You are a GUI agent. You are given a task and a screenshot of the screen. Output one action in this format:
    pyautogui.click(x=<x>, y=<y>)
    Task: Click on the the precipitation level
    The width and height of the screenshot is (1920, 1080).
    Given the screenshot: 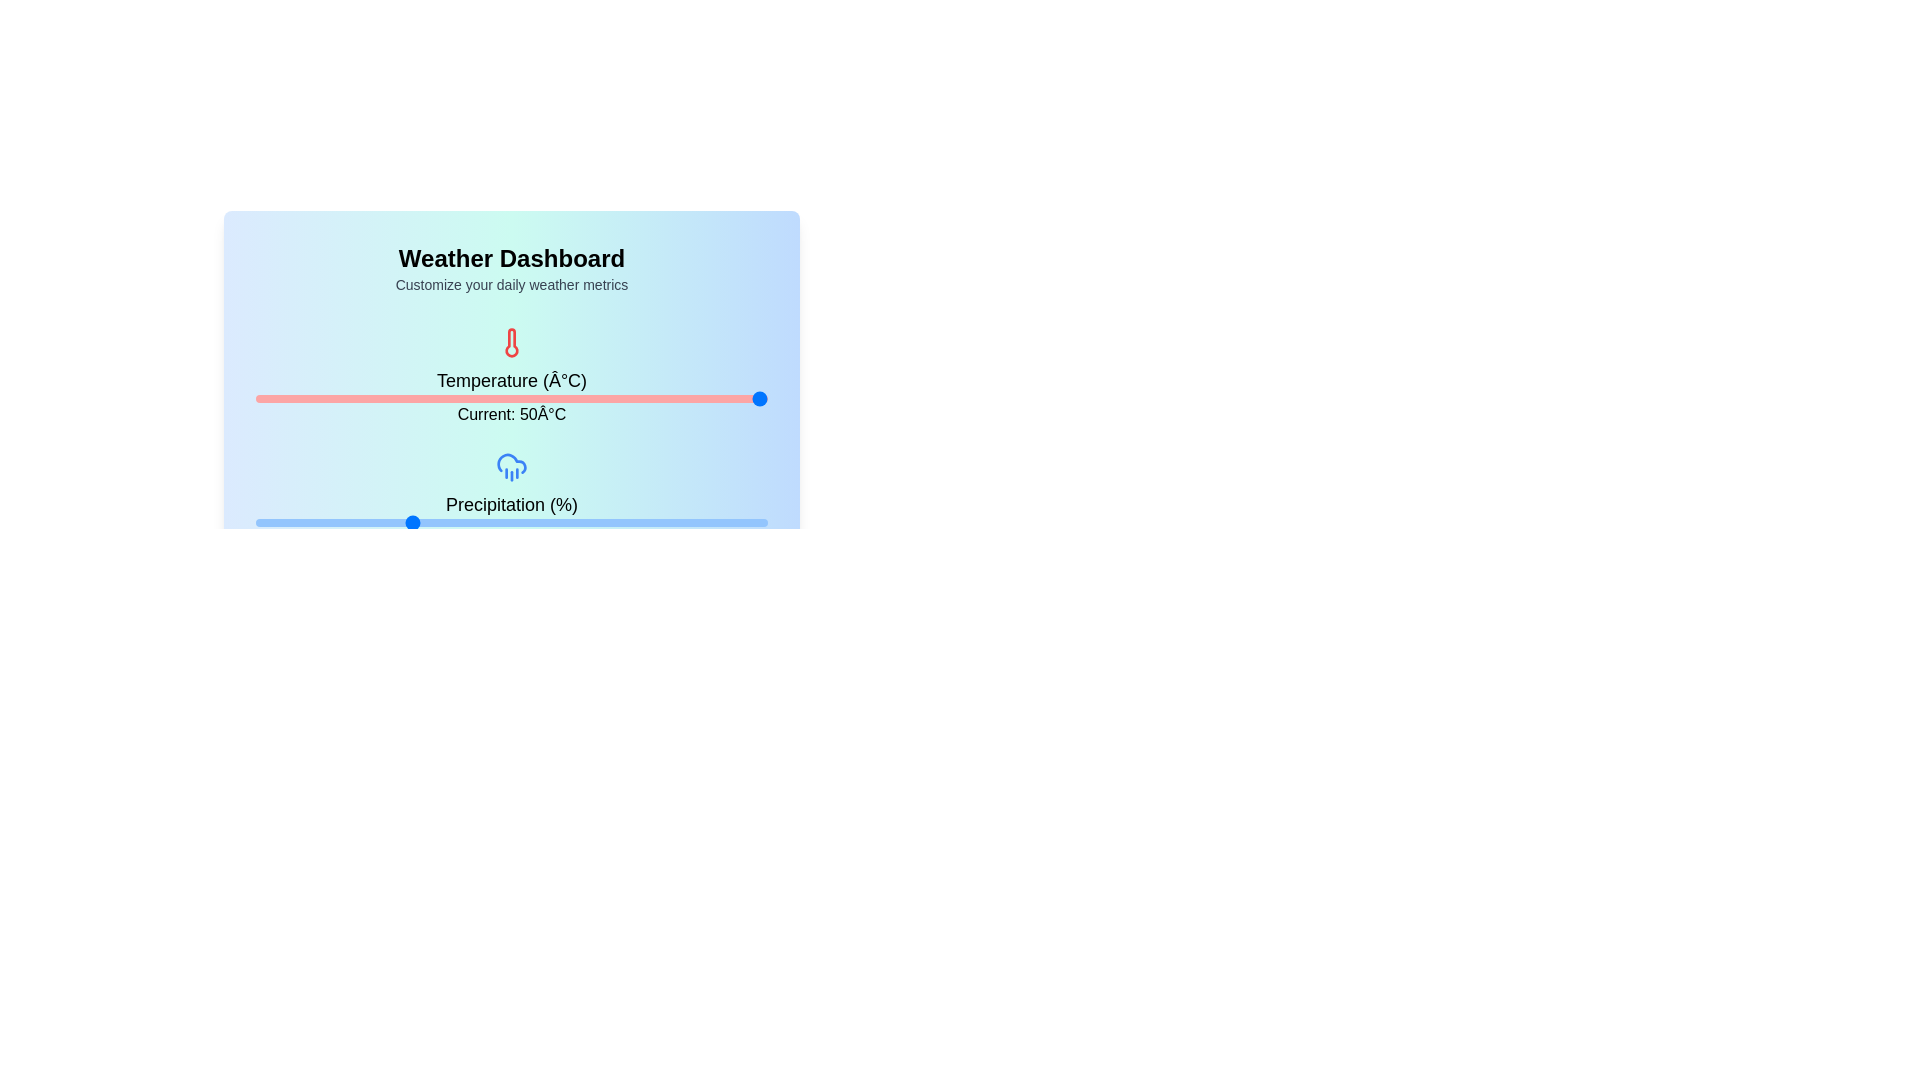 What is the action you would take?
    pyautogui.click(x=618, y=522)
    